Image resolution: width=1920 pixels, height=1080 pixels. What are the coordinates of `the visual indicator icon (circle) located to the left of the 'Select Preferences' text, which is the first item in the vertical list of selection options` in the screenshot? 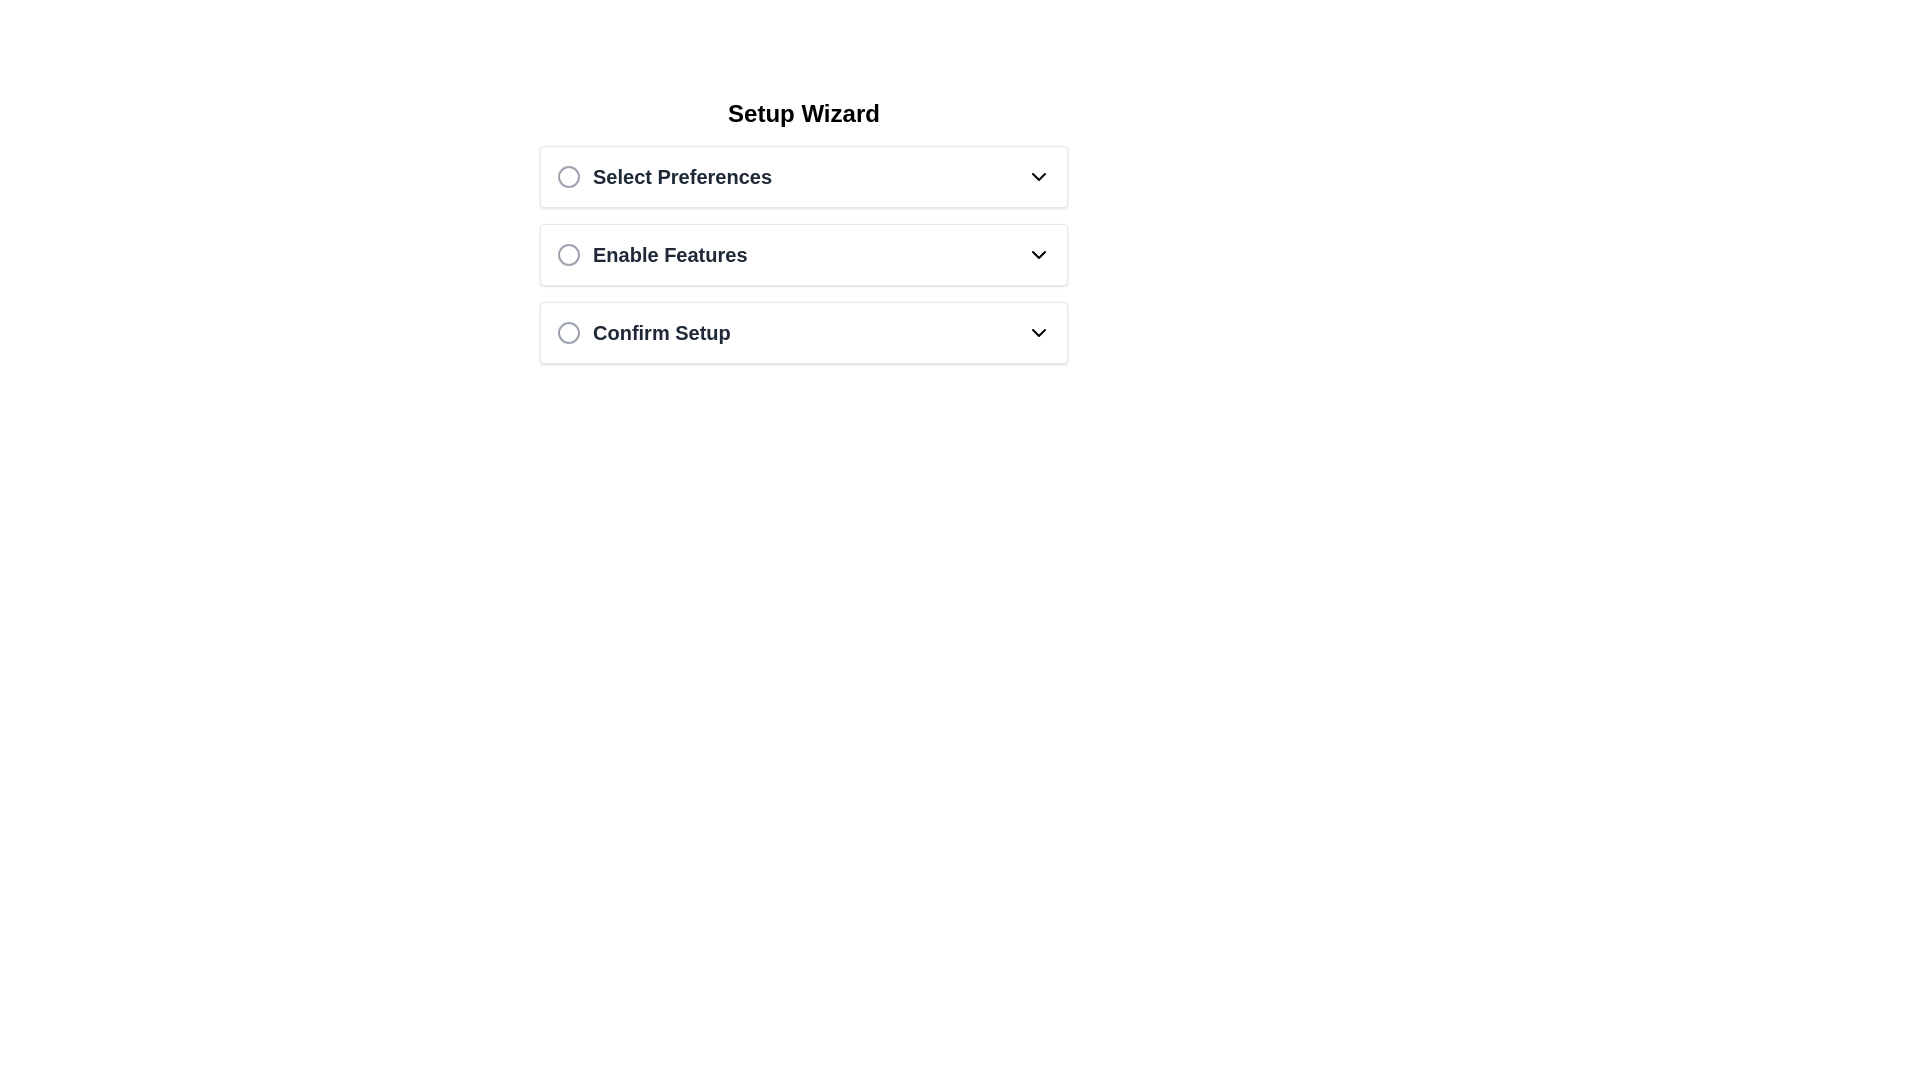 It's located at (568, 176).